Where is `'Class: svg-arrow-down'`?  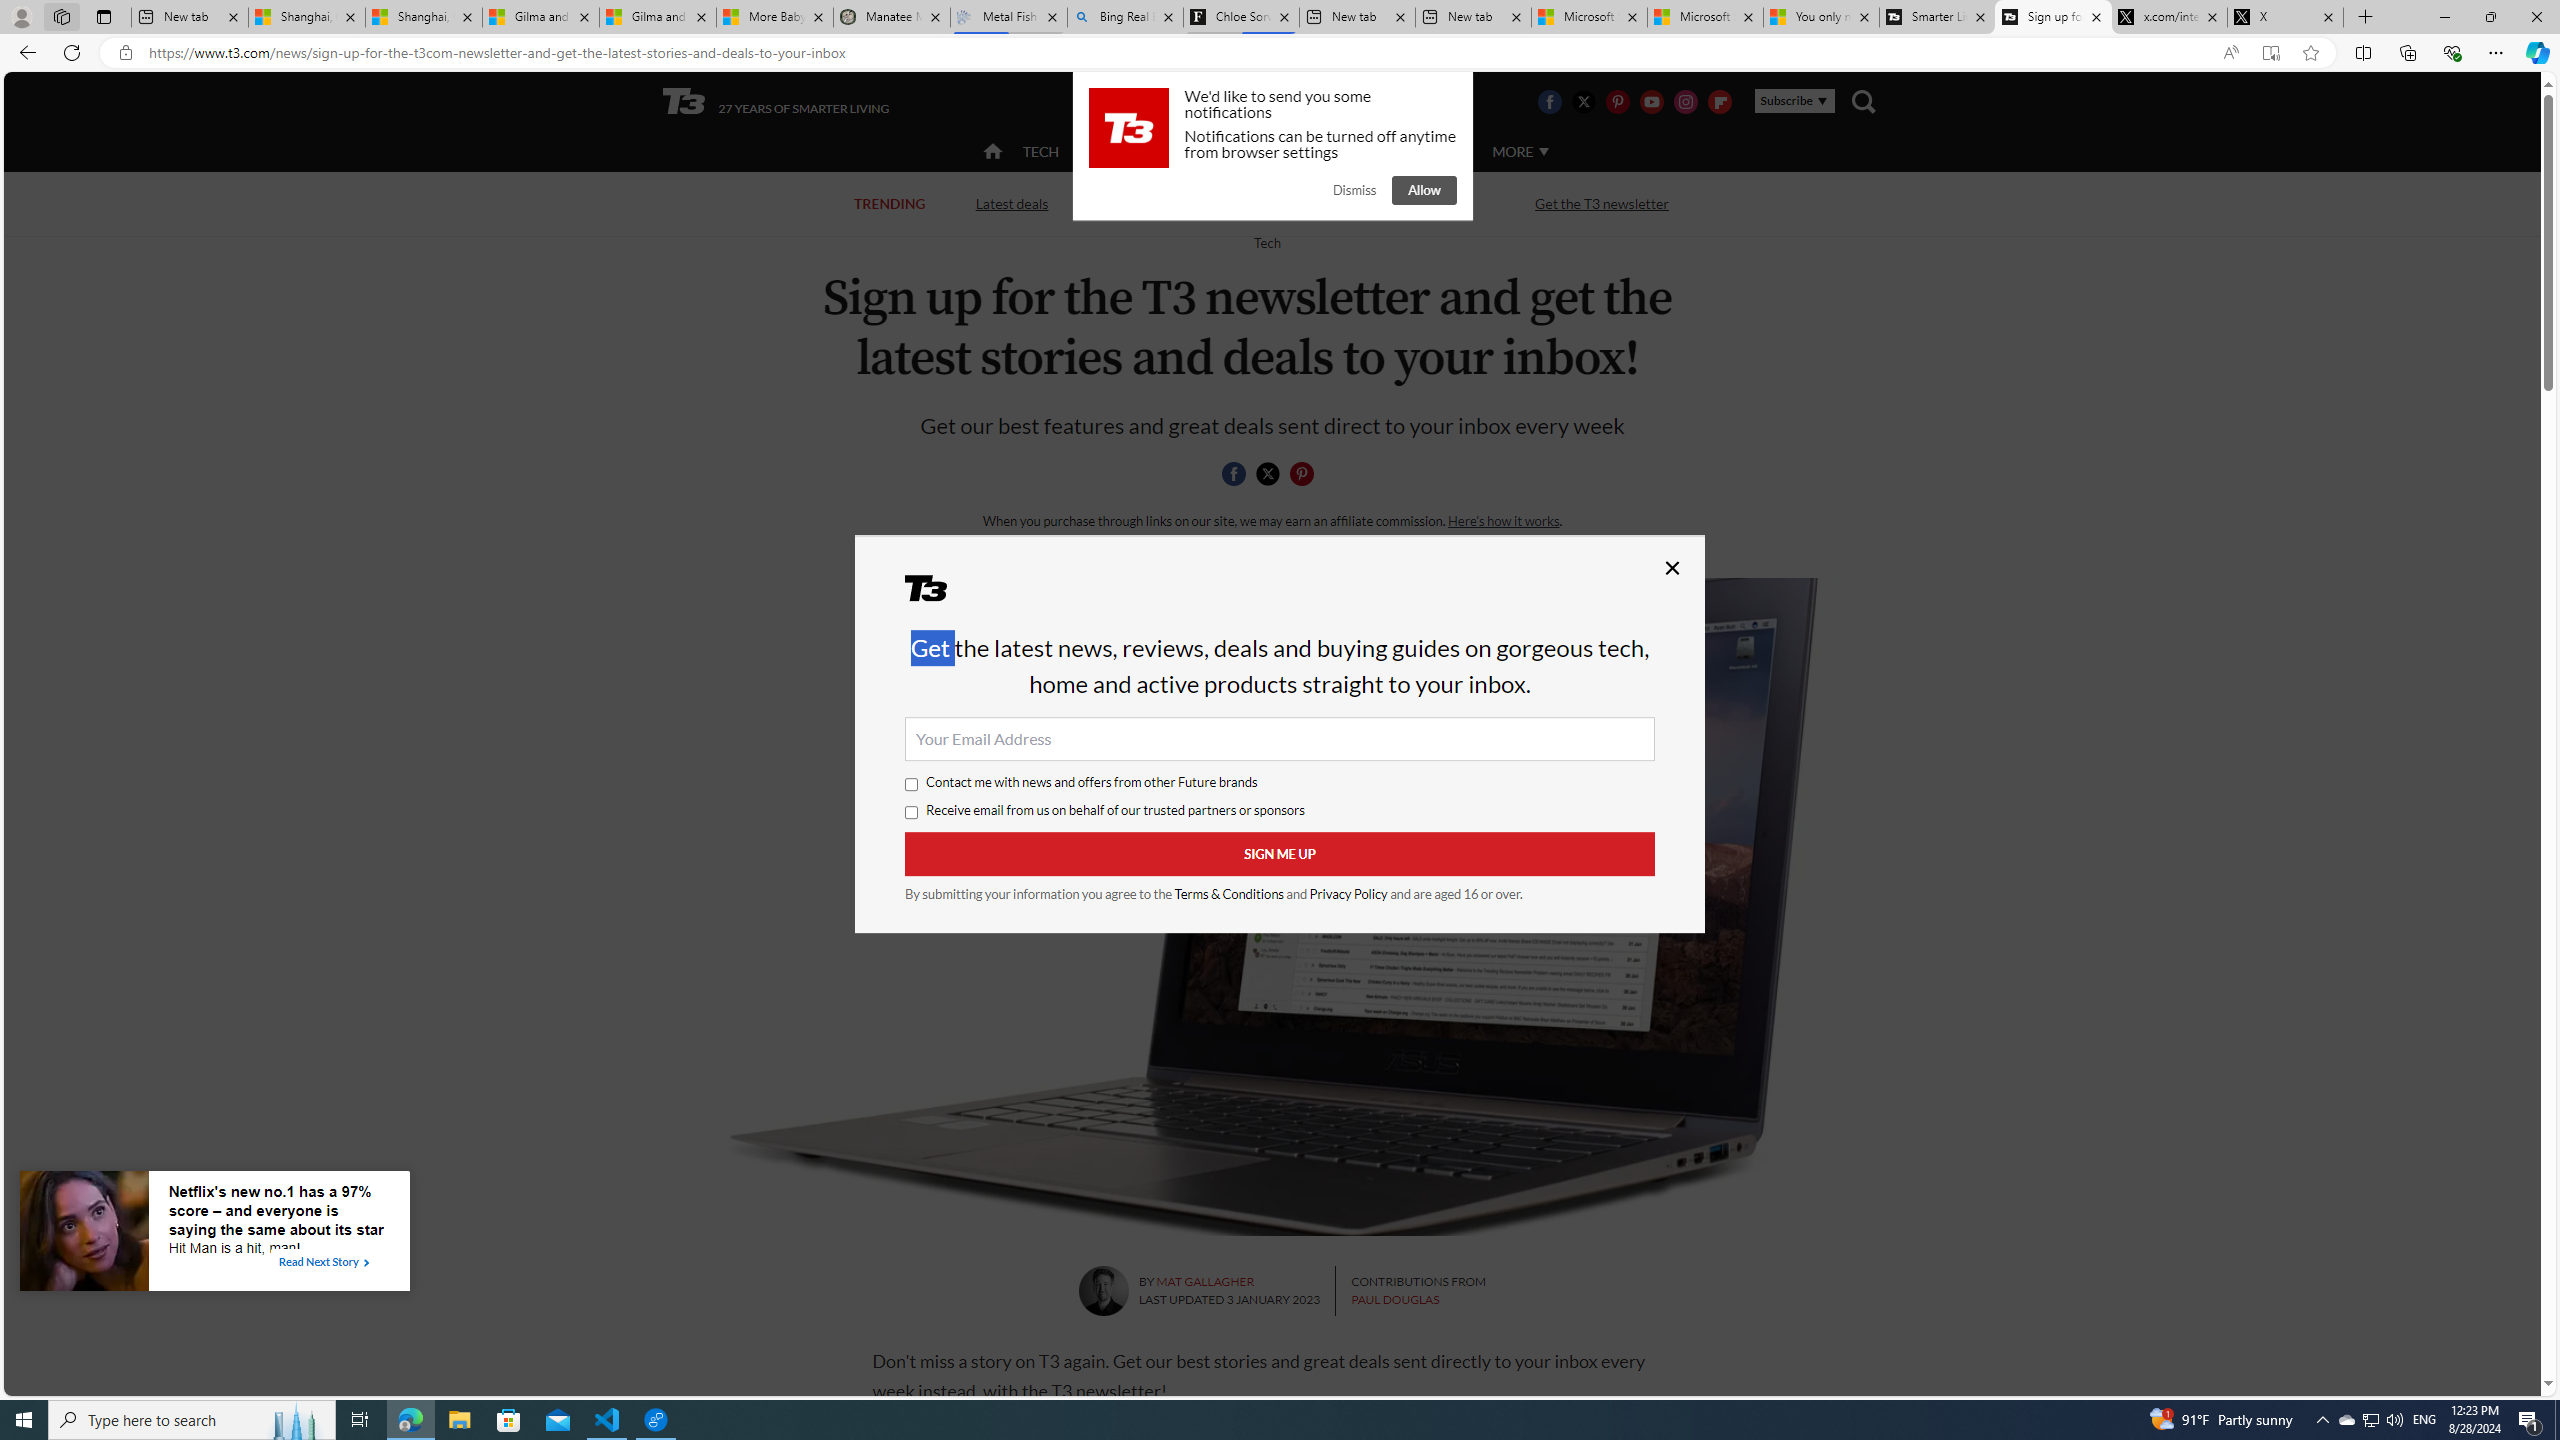
'Class: svg-arrow-down' is located at coordinates (1542, 150).